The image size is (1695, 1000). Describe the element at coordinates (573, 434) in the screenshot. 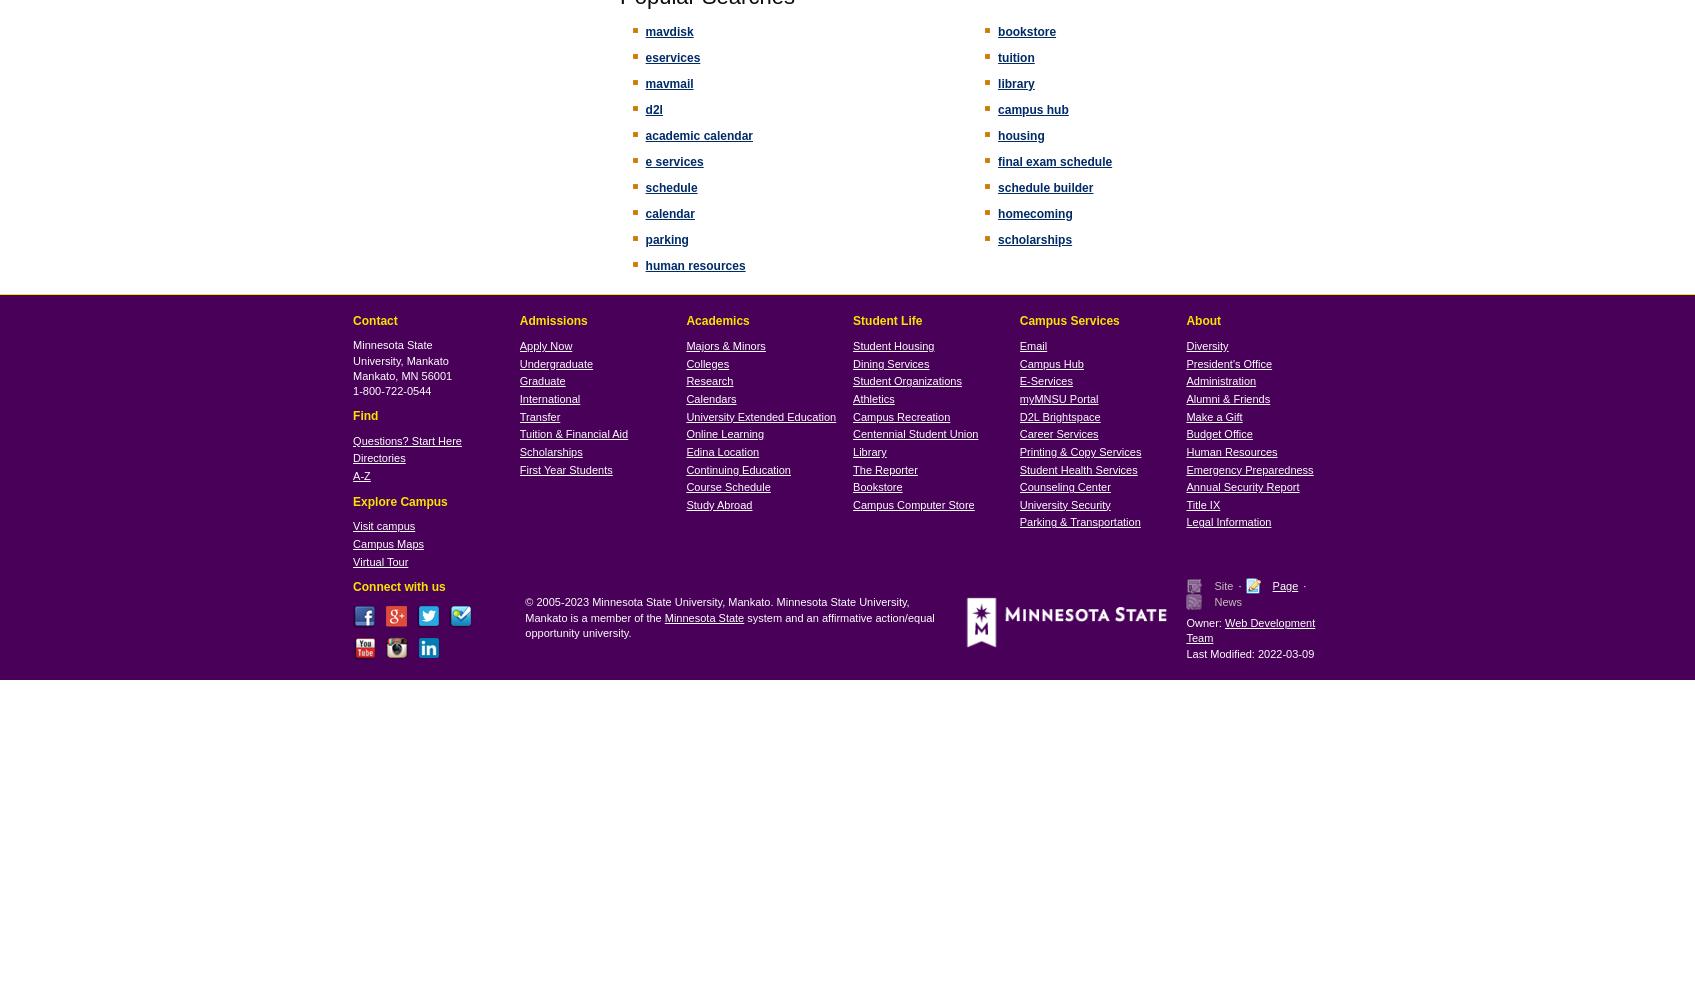

I see `'Tuition & Financial Aid'` at that location.